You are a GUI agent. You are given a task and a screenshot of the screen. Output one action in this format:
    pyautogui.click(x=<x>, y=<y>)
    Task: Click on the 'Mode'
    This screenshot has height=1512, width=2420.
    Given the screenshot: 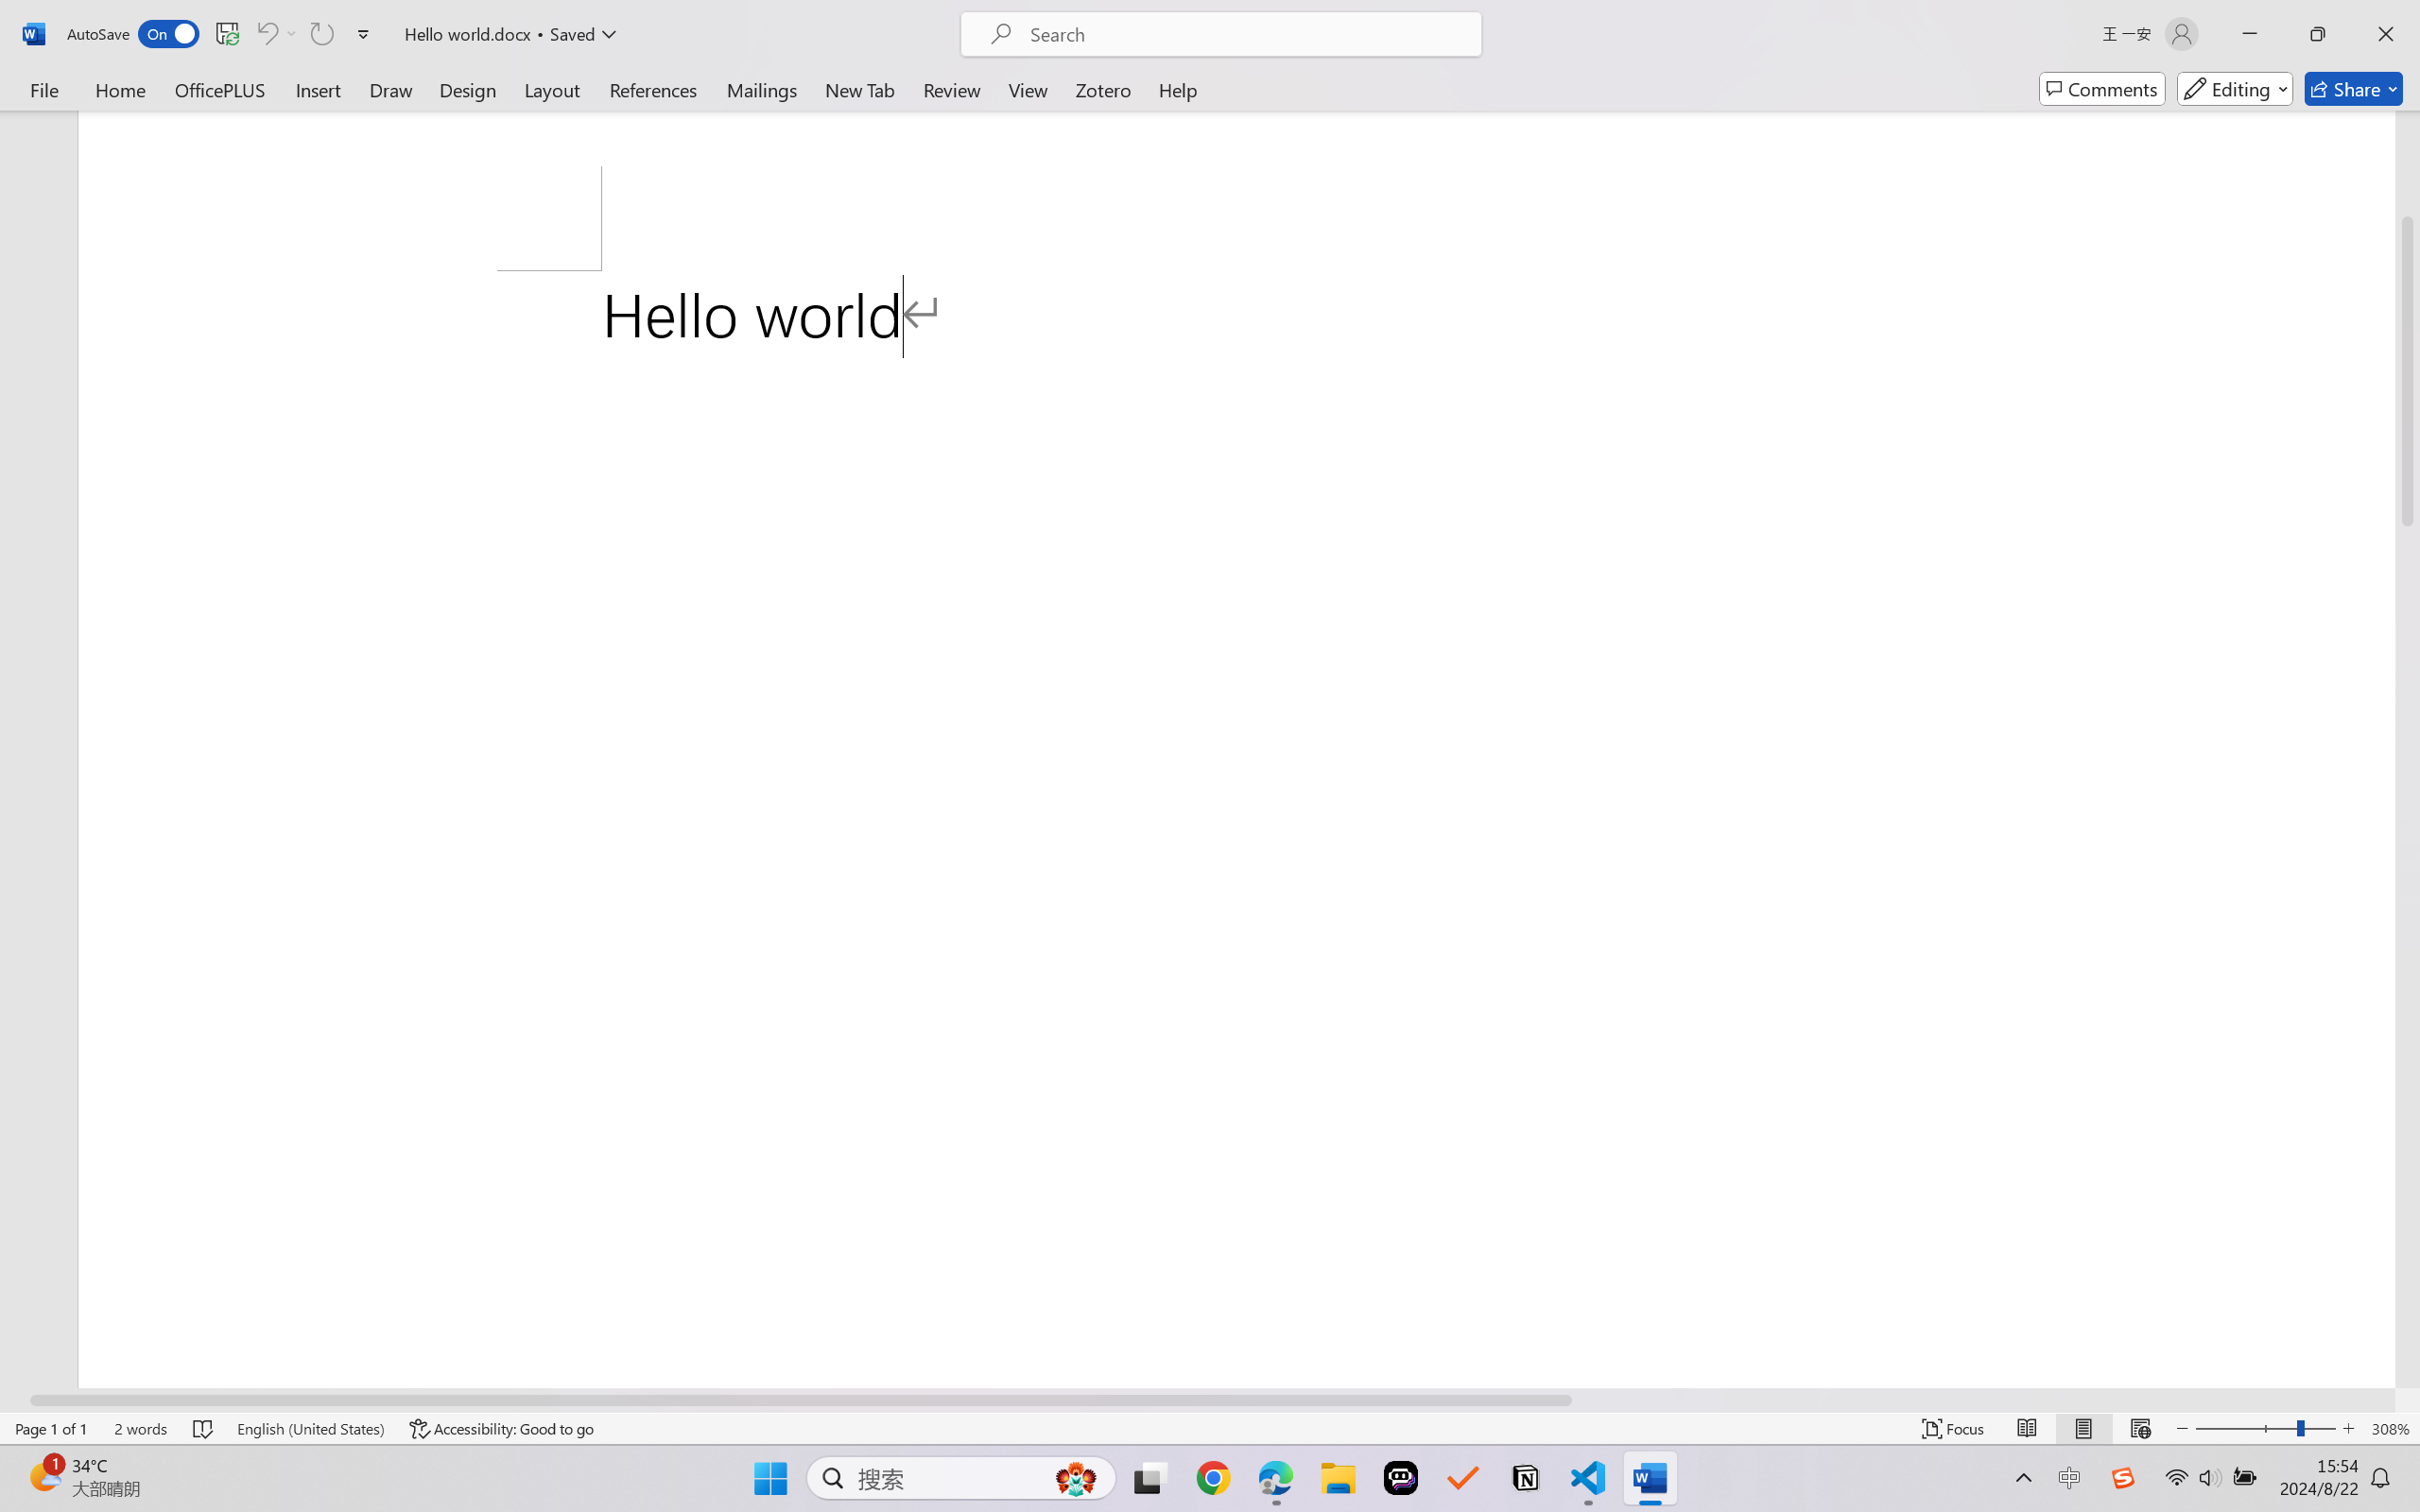 What is the action you would take?
    pyautogui.click(x=2235, y=88)
    